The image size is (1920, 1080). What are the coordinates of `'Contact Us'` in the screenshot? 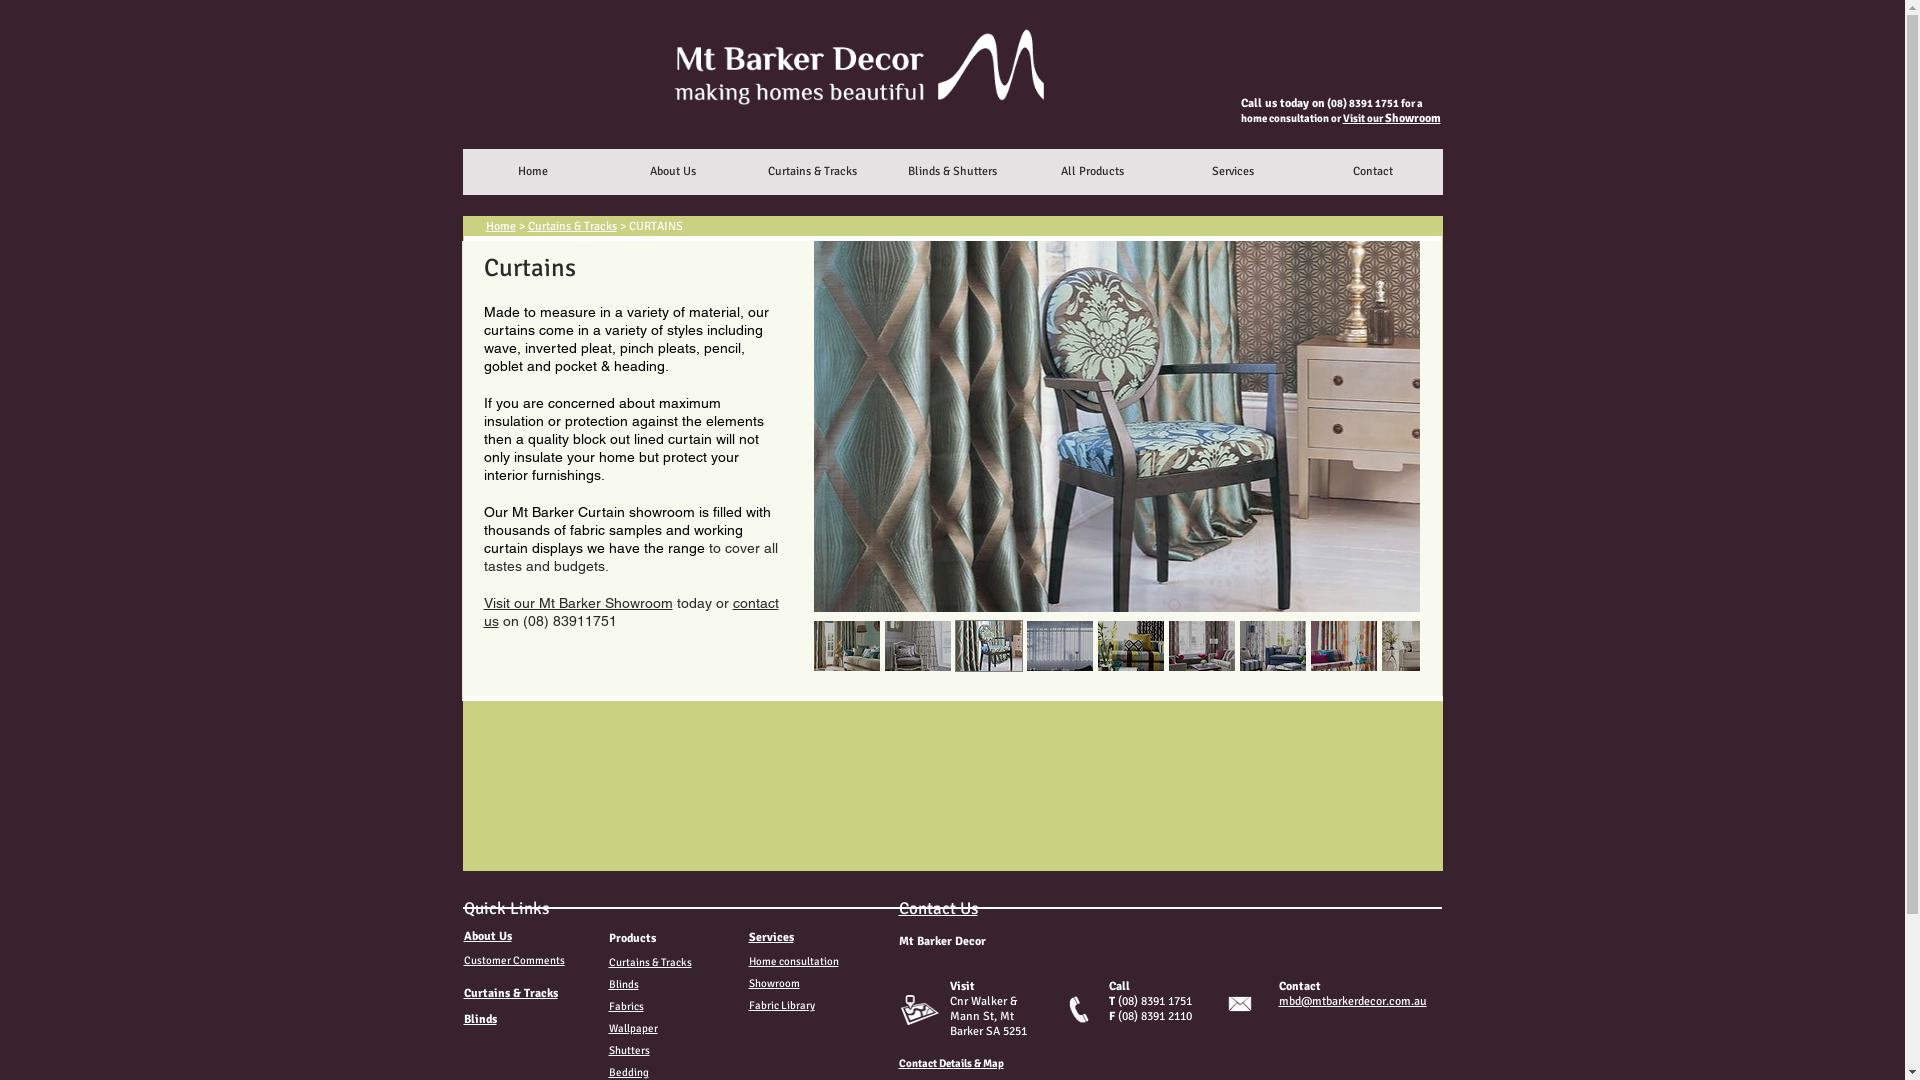 It's located at (936, 908).